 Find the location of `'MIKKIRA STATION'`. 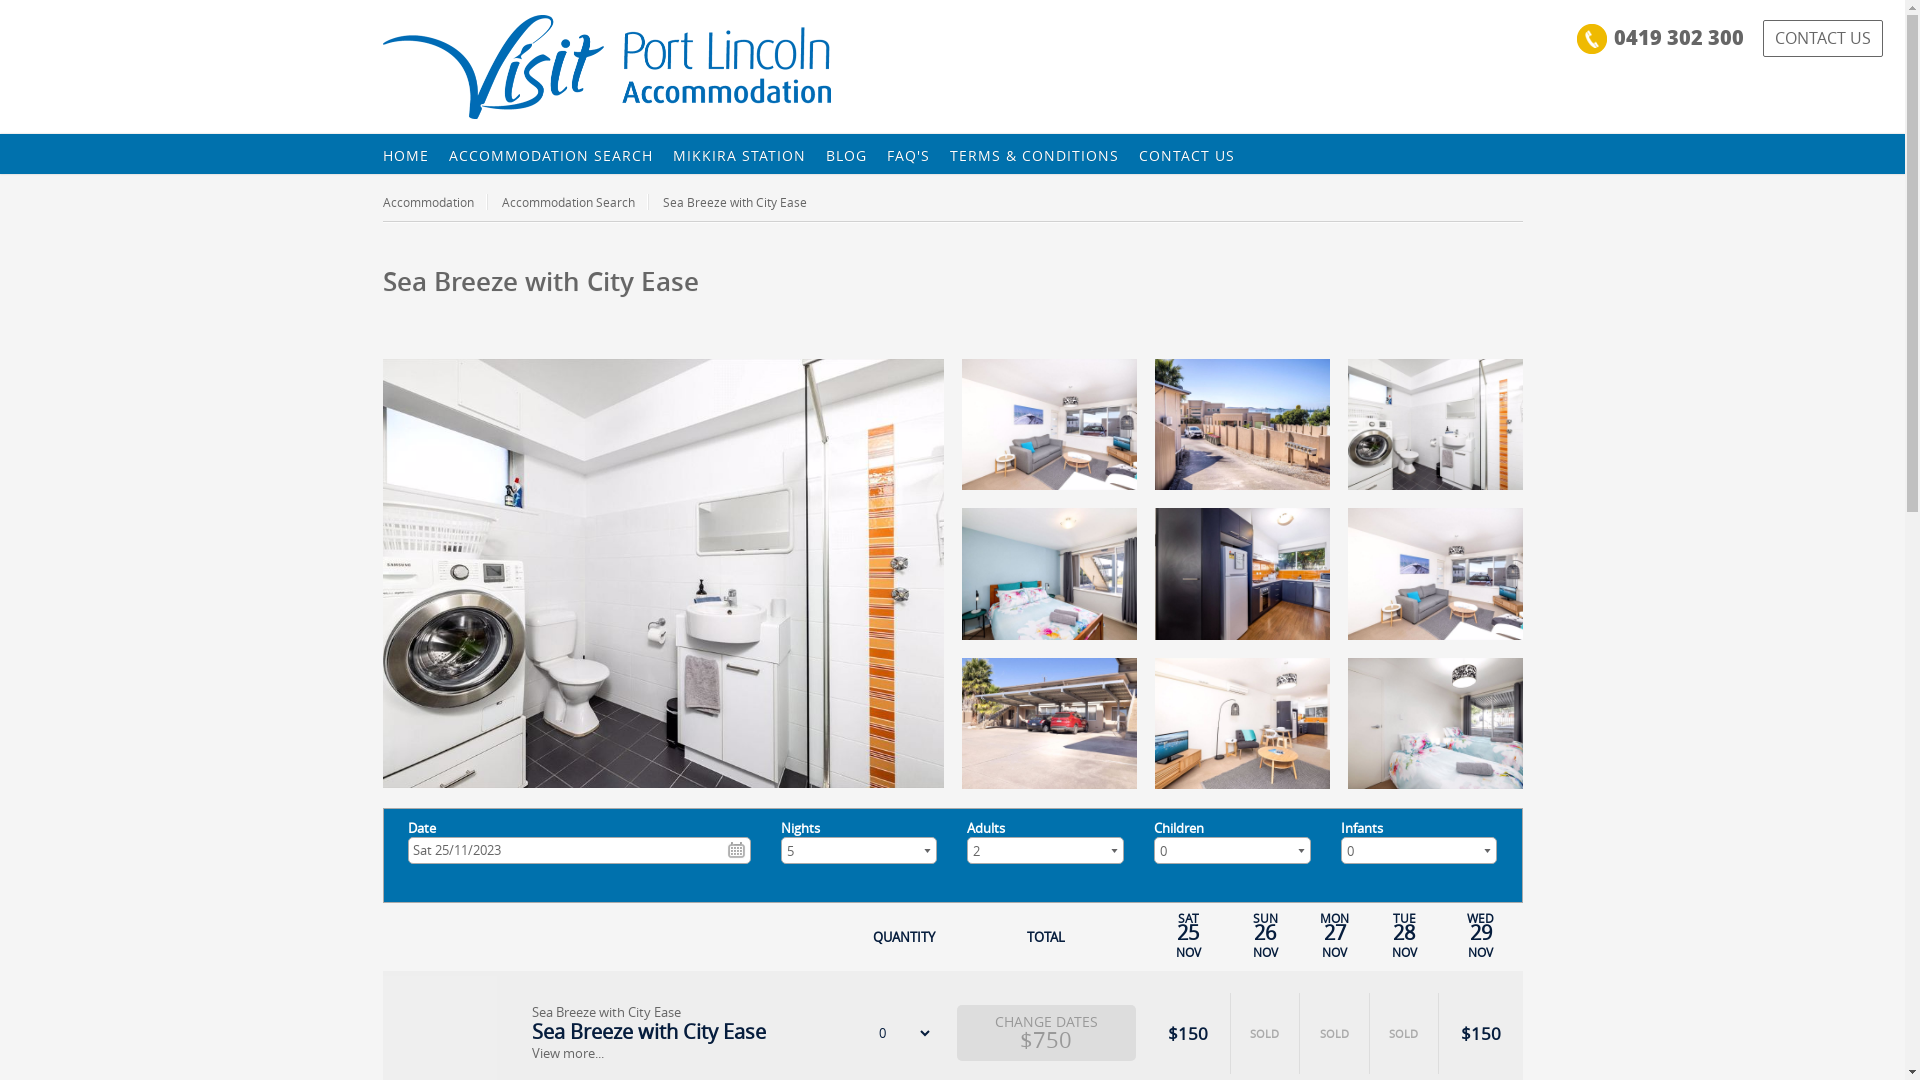

'MIKKIRA STATION' is located at coordinates (672, 154).